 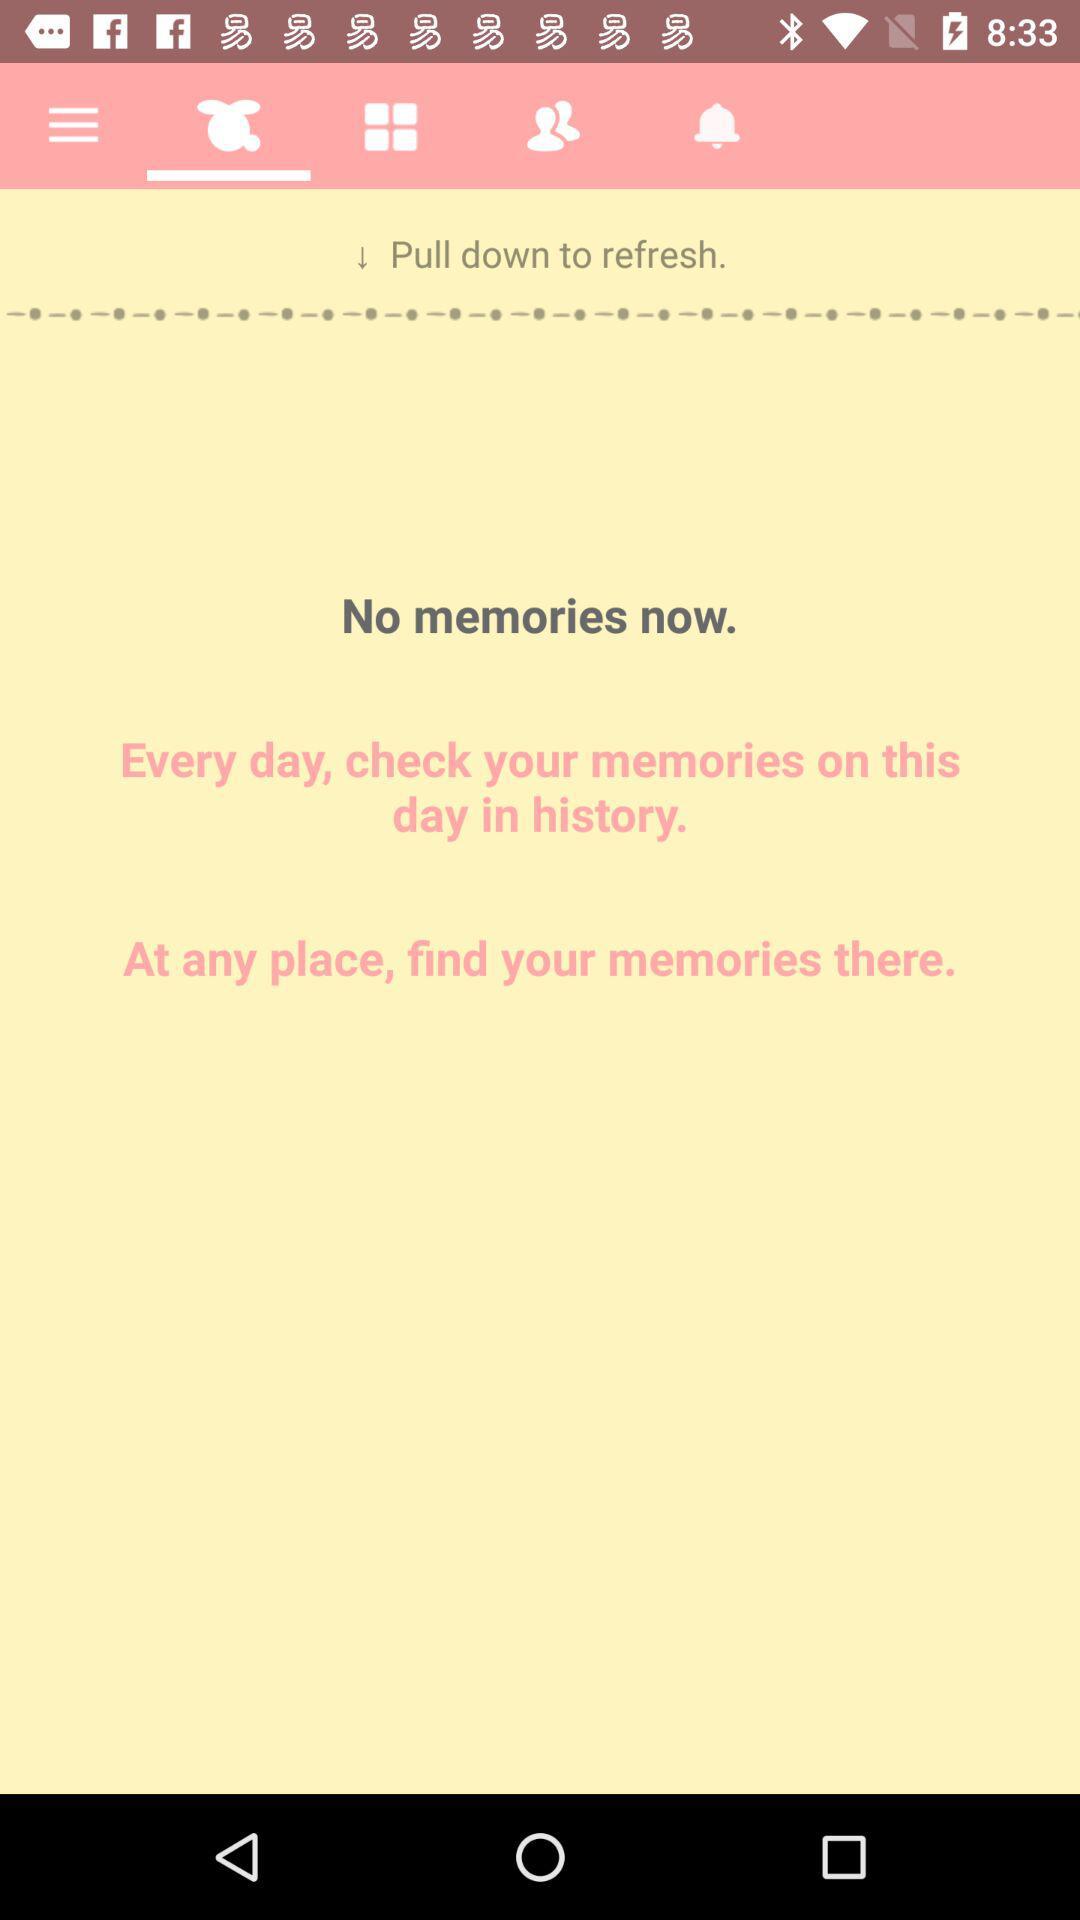 What do you see at coordinates (540, 991) in the screenshot?
I see `pull down to refresh memories` at bounding box center [540, 991].